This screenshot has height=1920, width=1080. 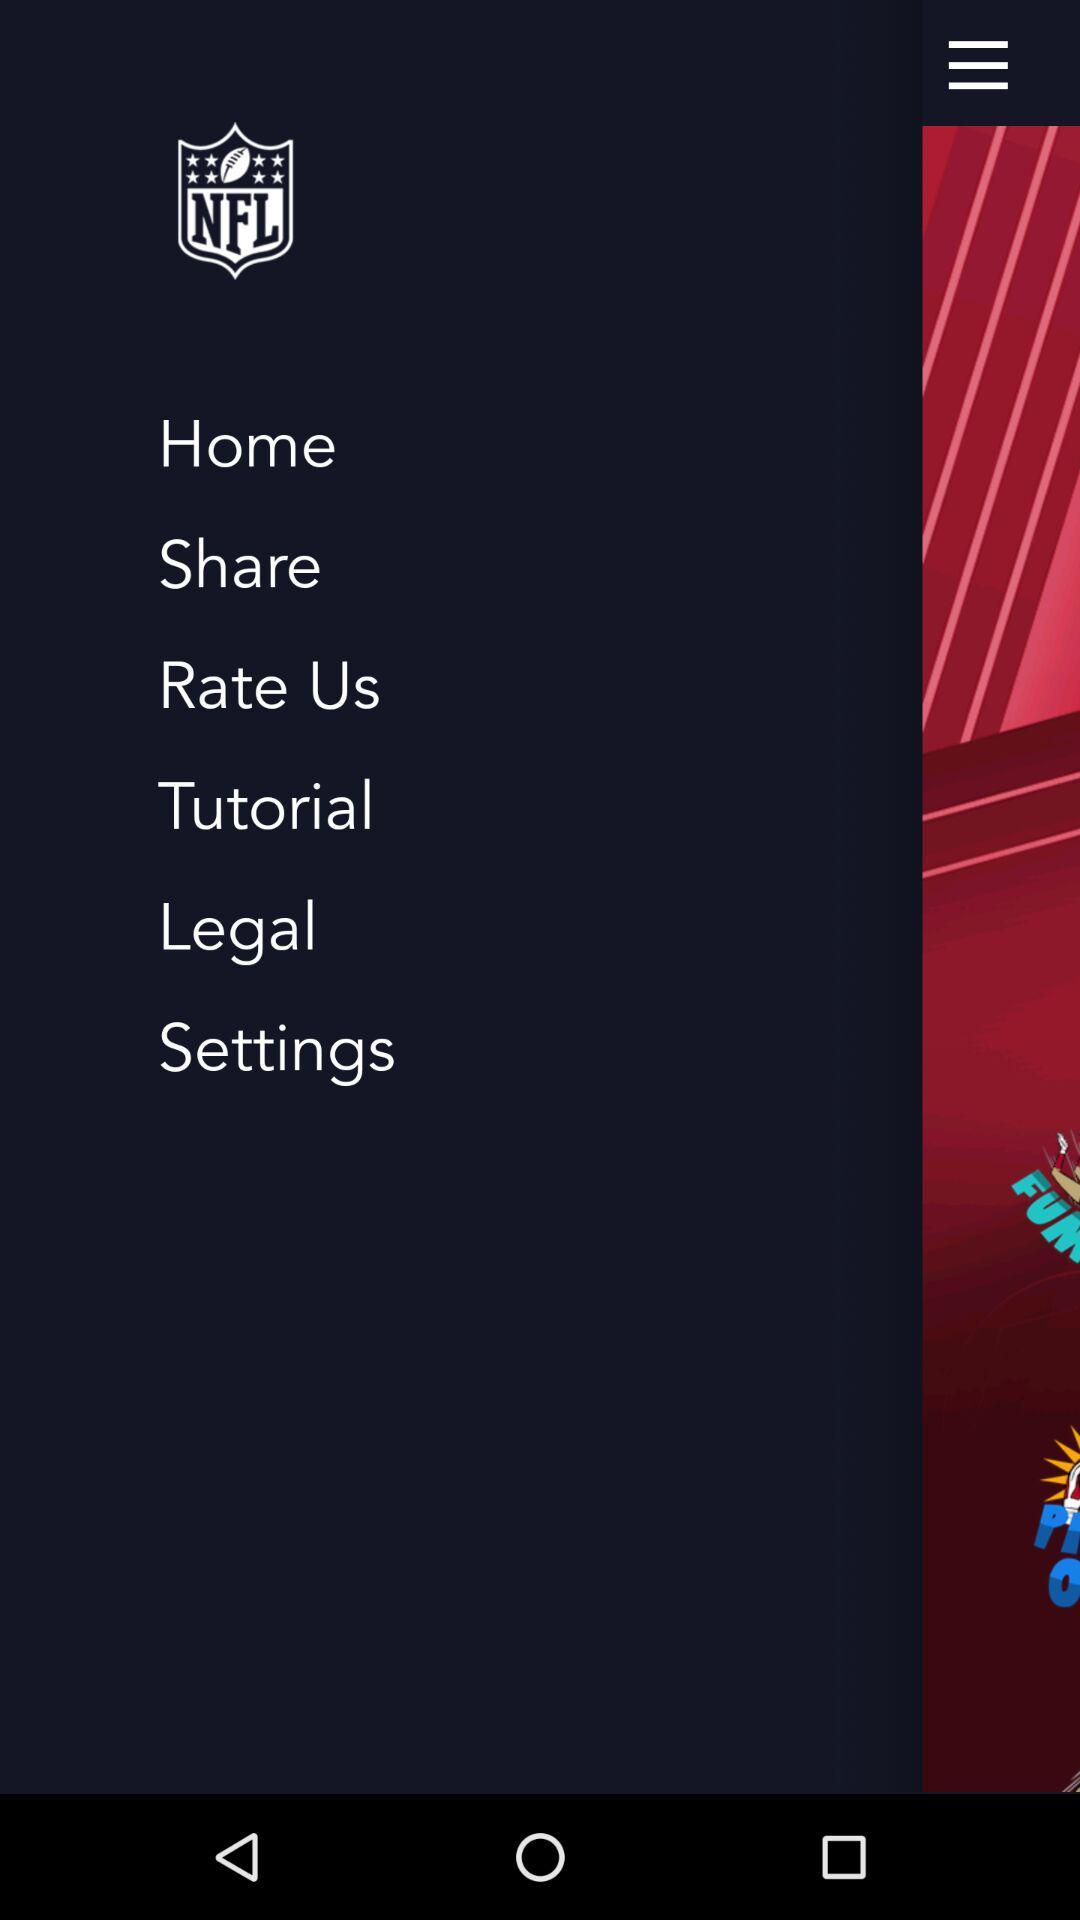 What do you see at coordinates (265, 807) in the screenshot?
I see `the item above the legal app` at bounding box center [265, 807].